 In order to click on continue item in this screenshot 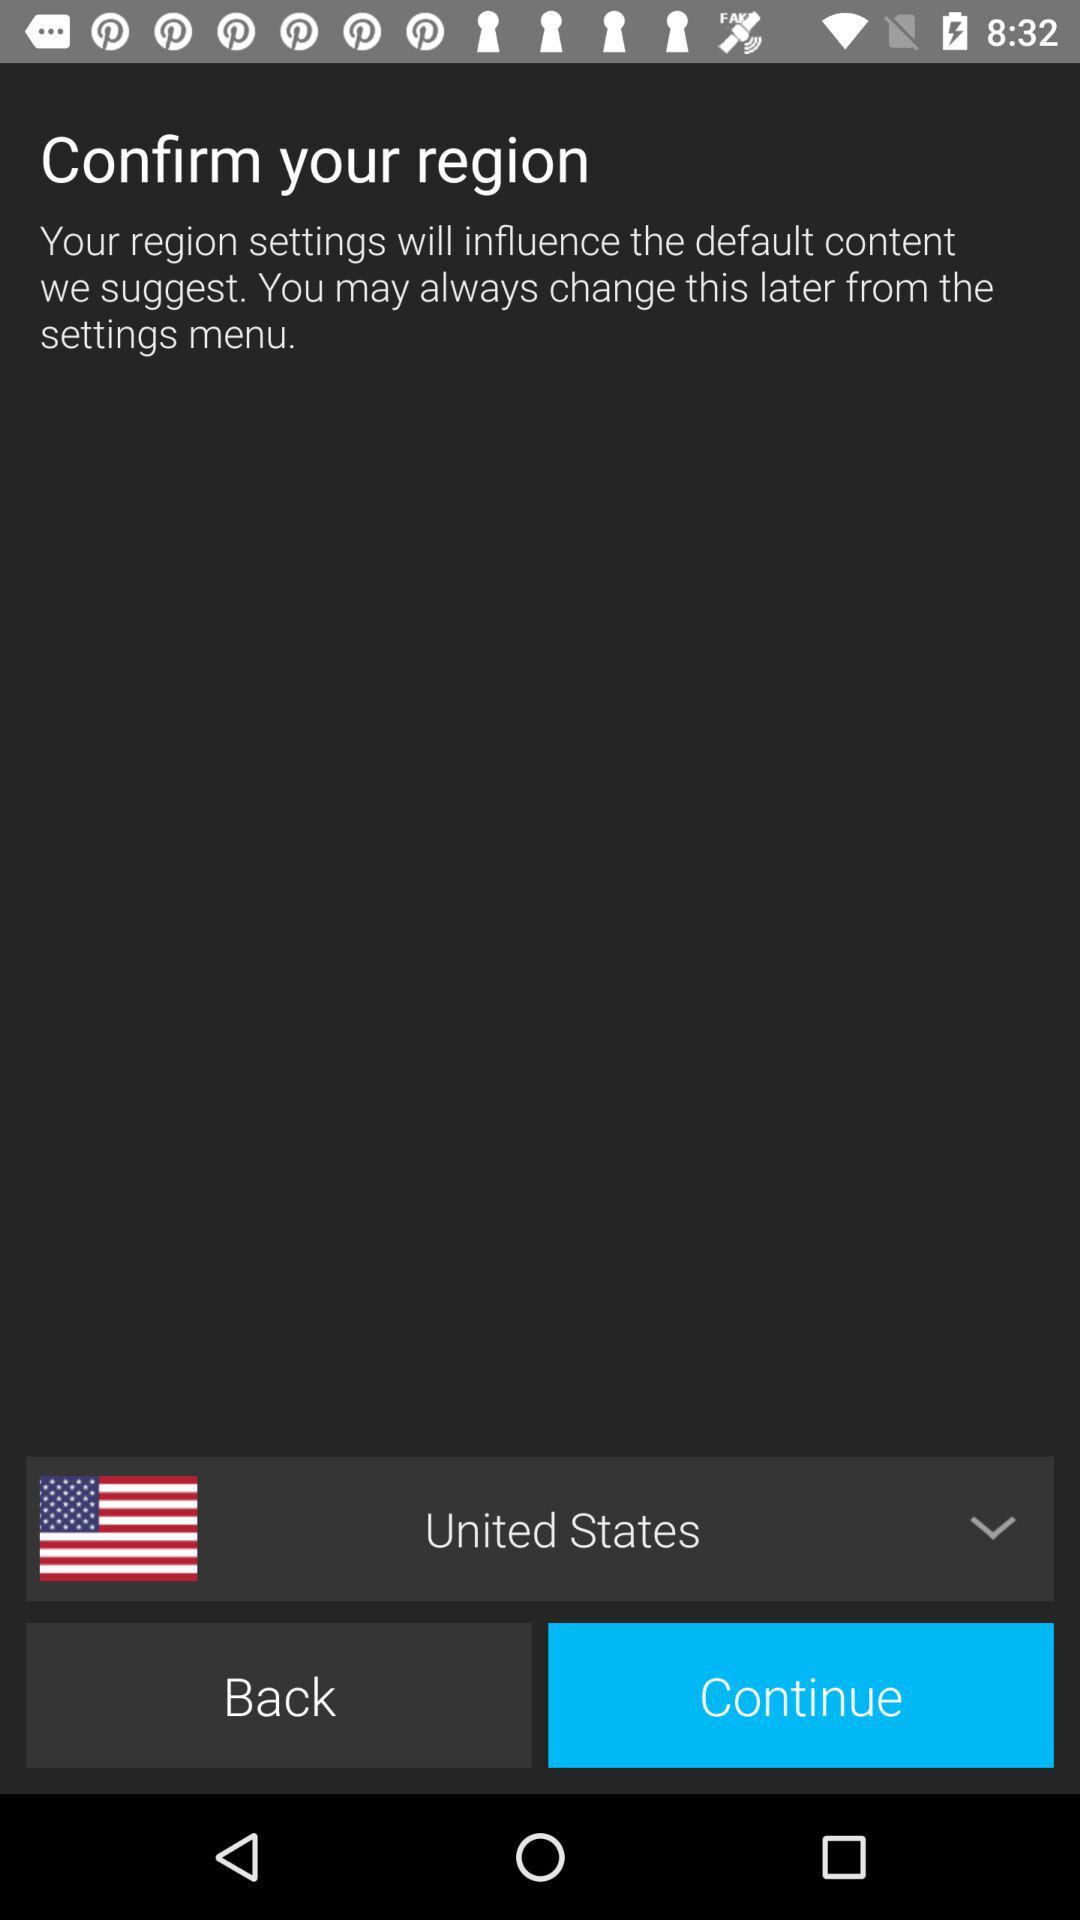, I will do `click(800, 1694)`.